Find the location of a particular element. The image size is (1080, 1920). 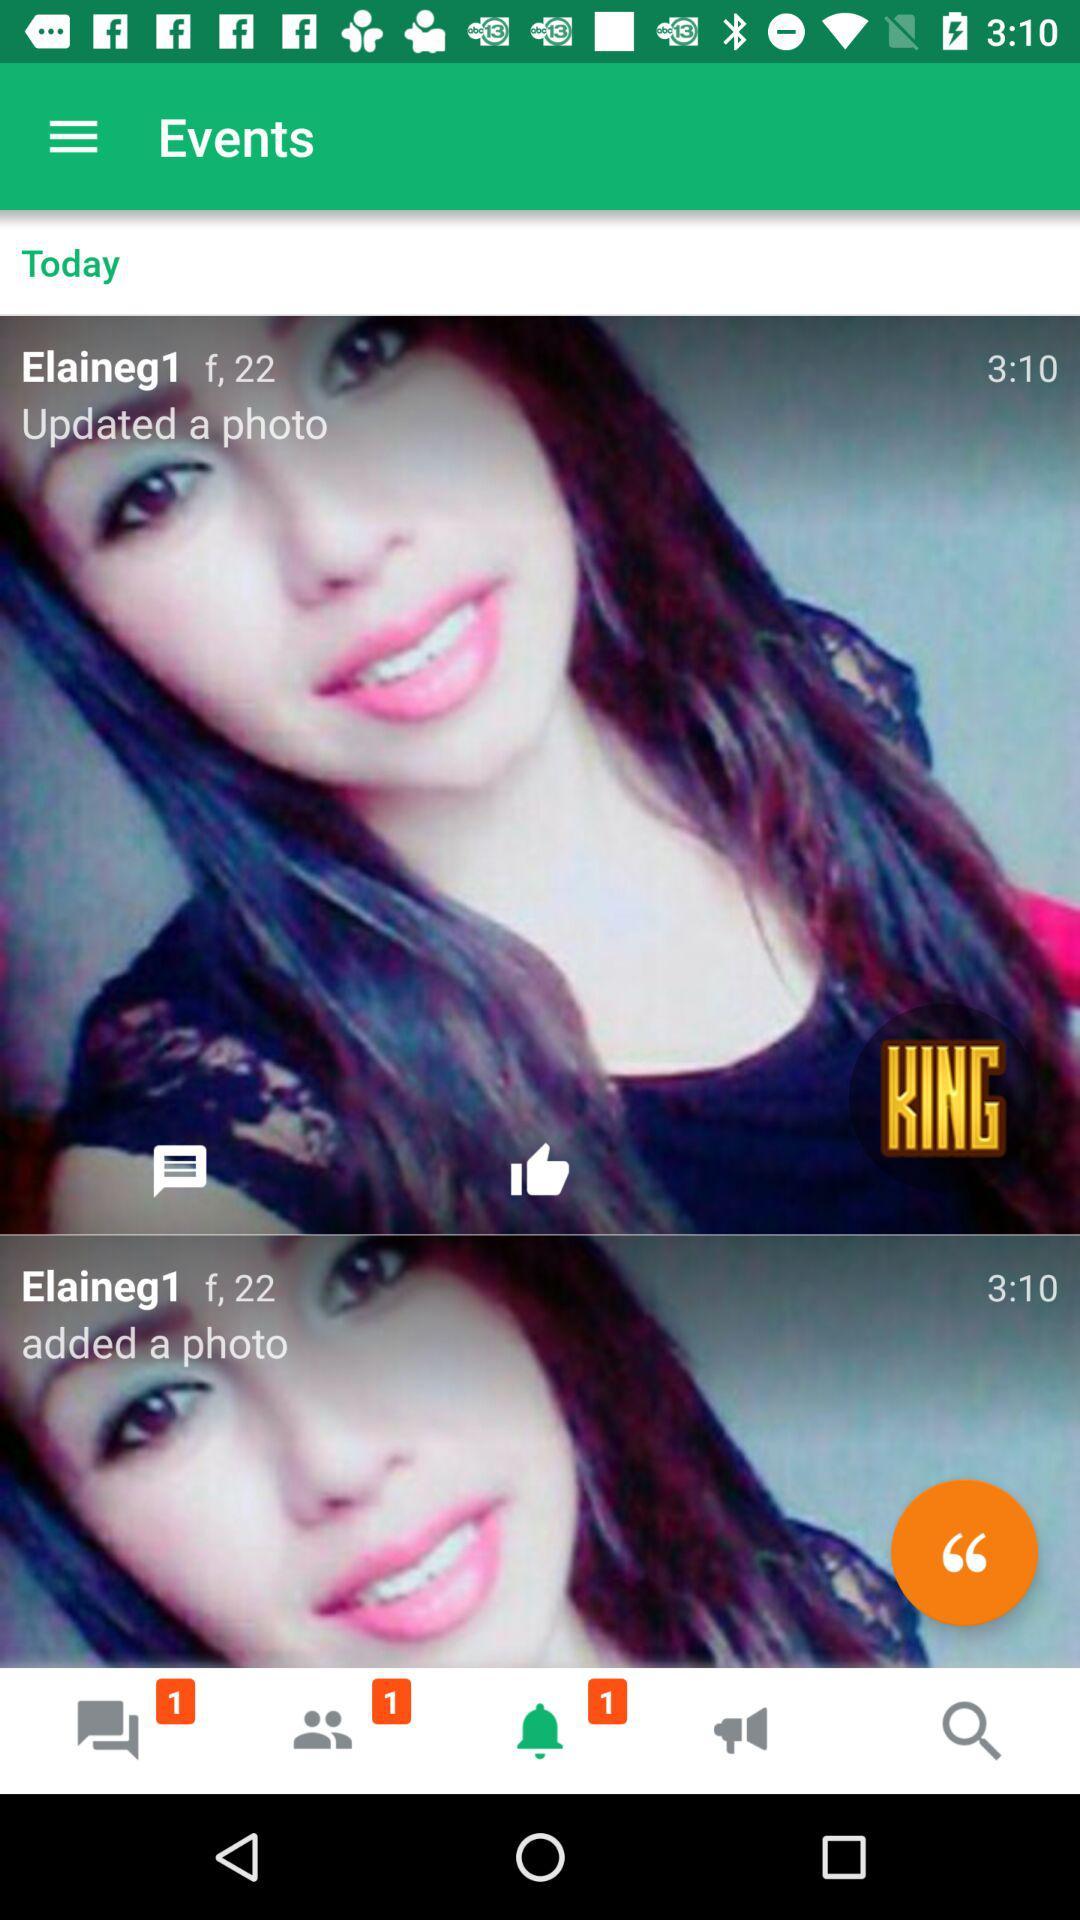

the av_rewind icon is located at coordinates (963, 1551).